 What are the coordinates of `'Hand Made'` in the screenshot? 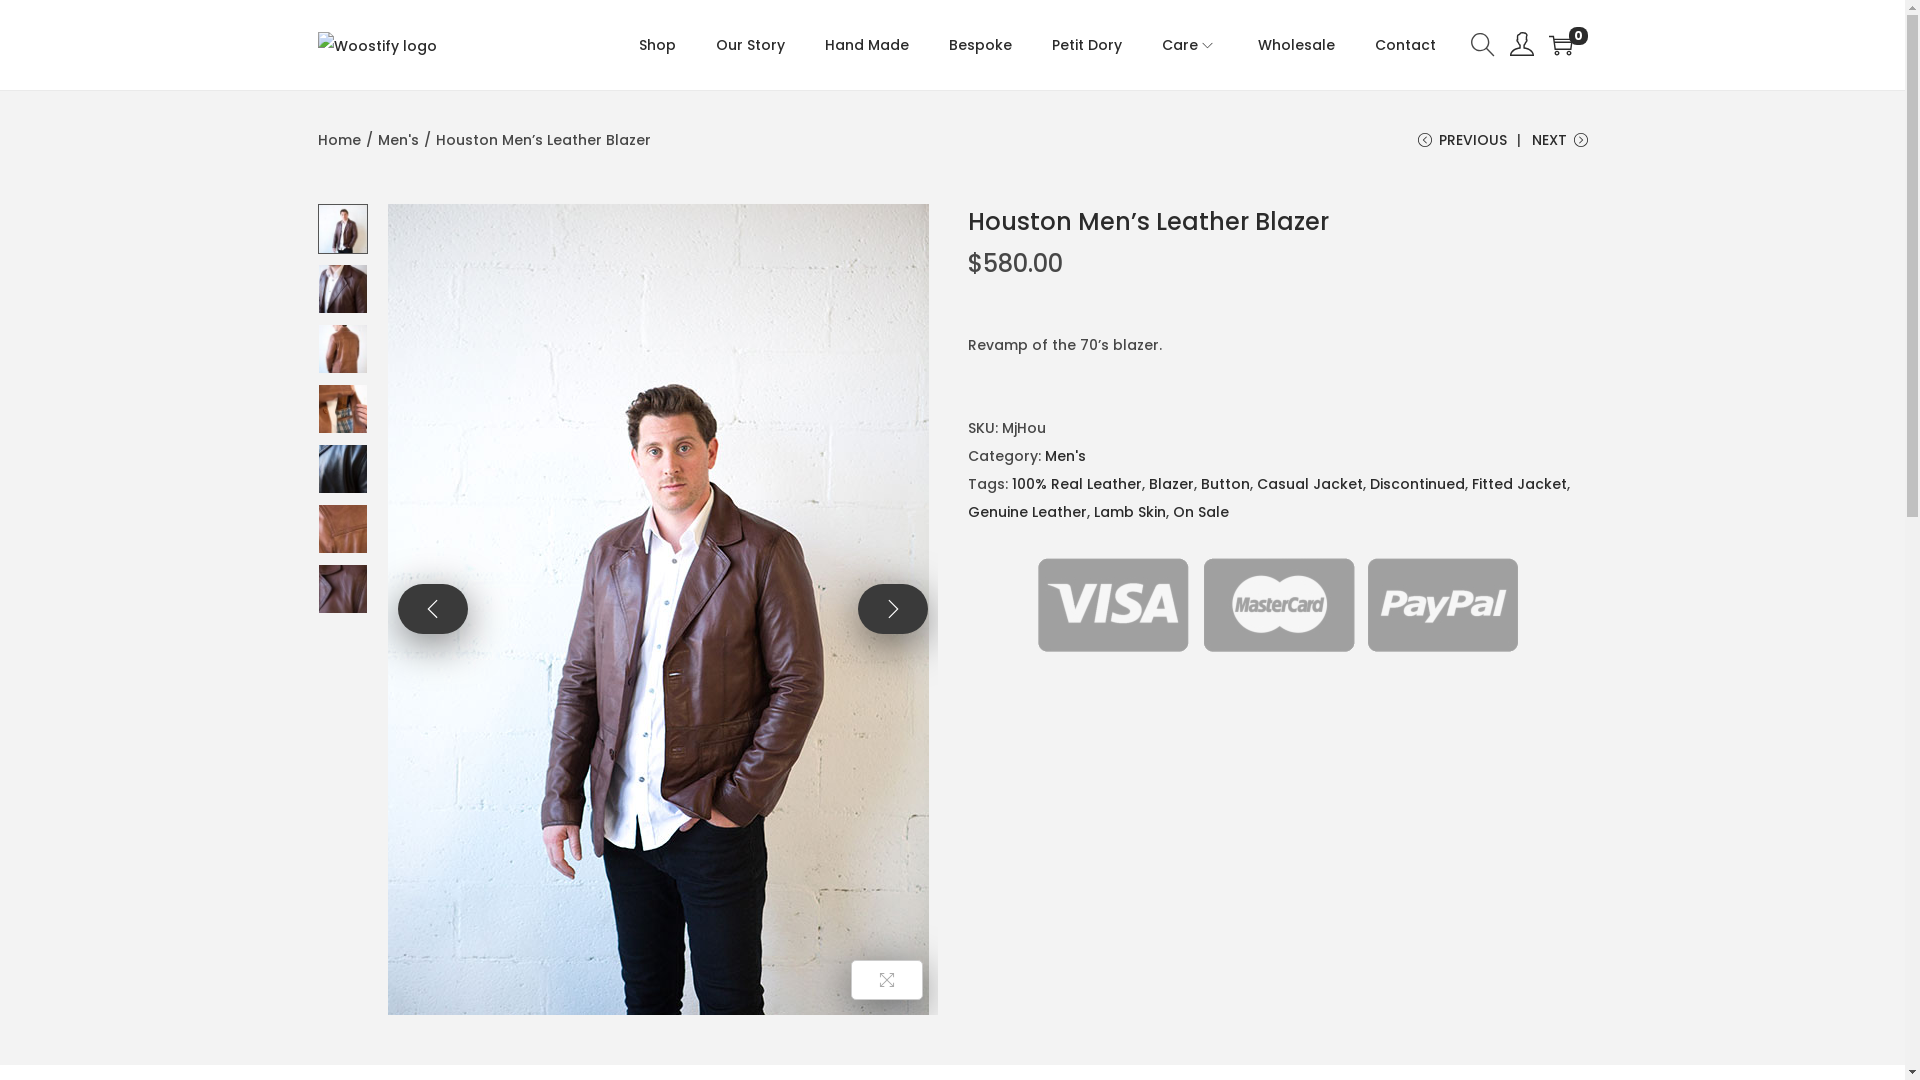 It's located at (865, 45).